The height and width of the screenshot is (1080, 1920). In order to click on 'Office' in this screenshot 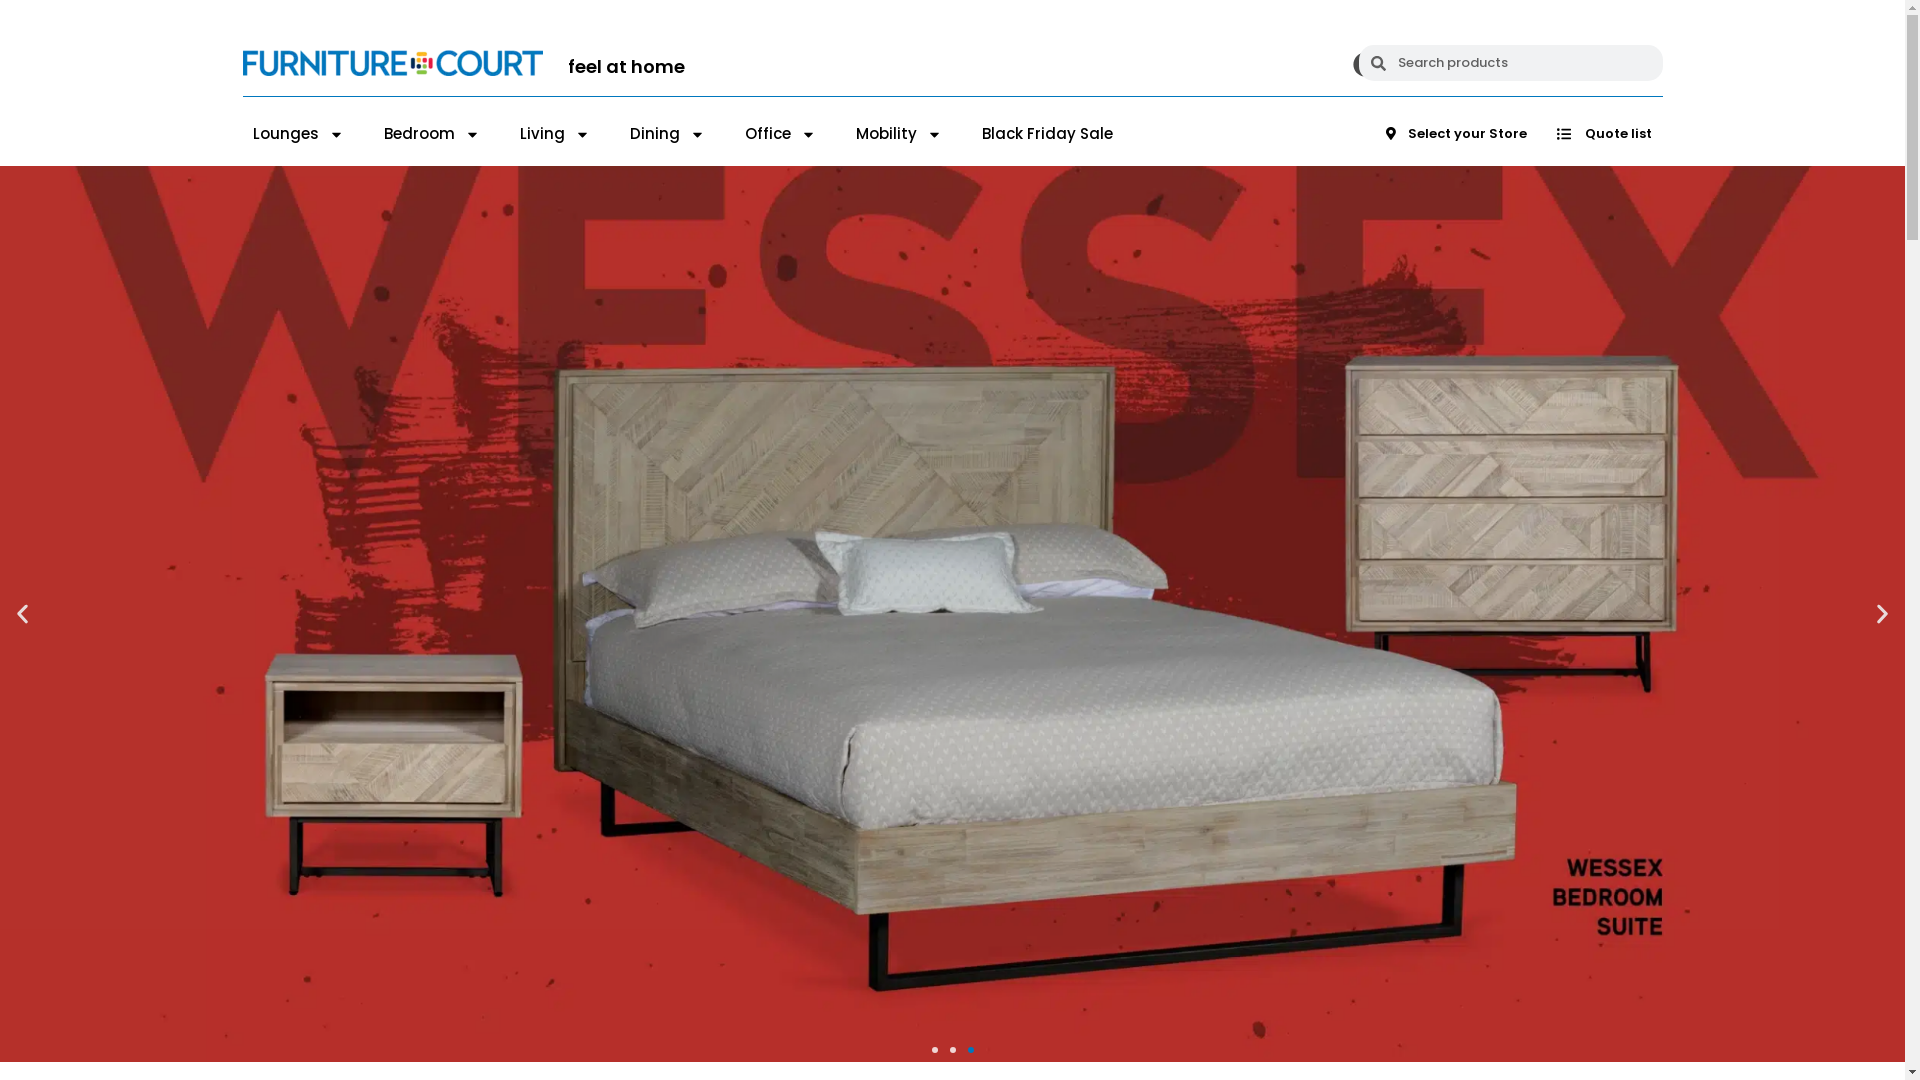, I will do `click(743, 134)`.